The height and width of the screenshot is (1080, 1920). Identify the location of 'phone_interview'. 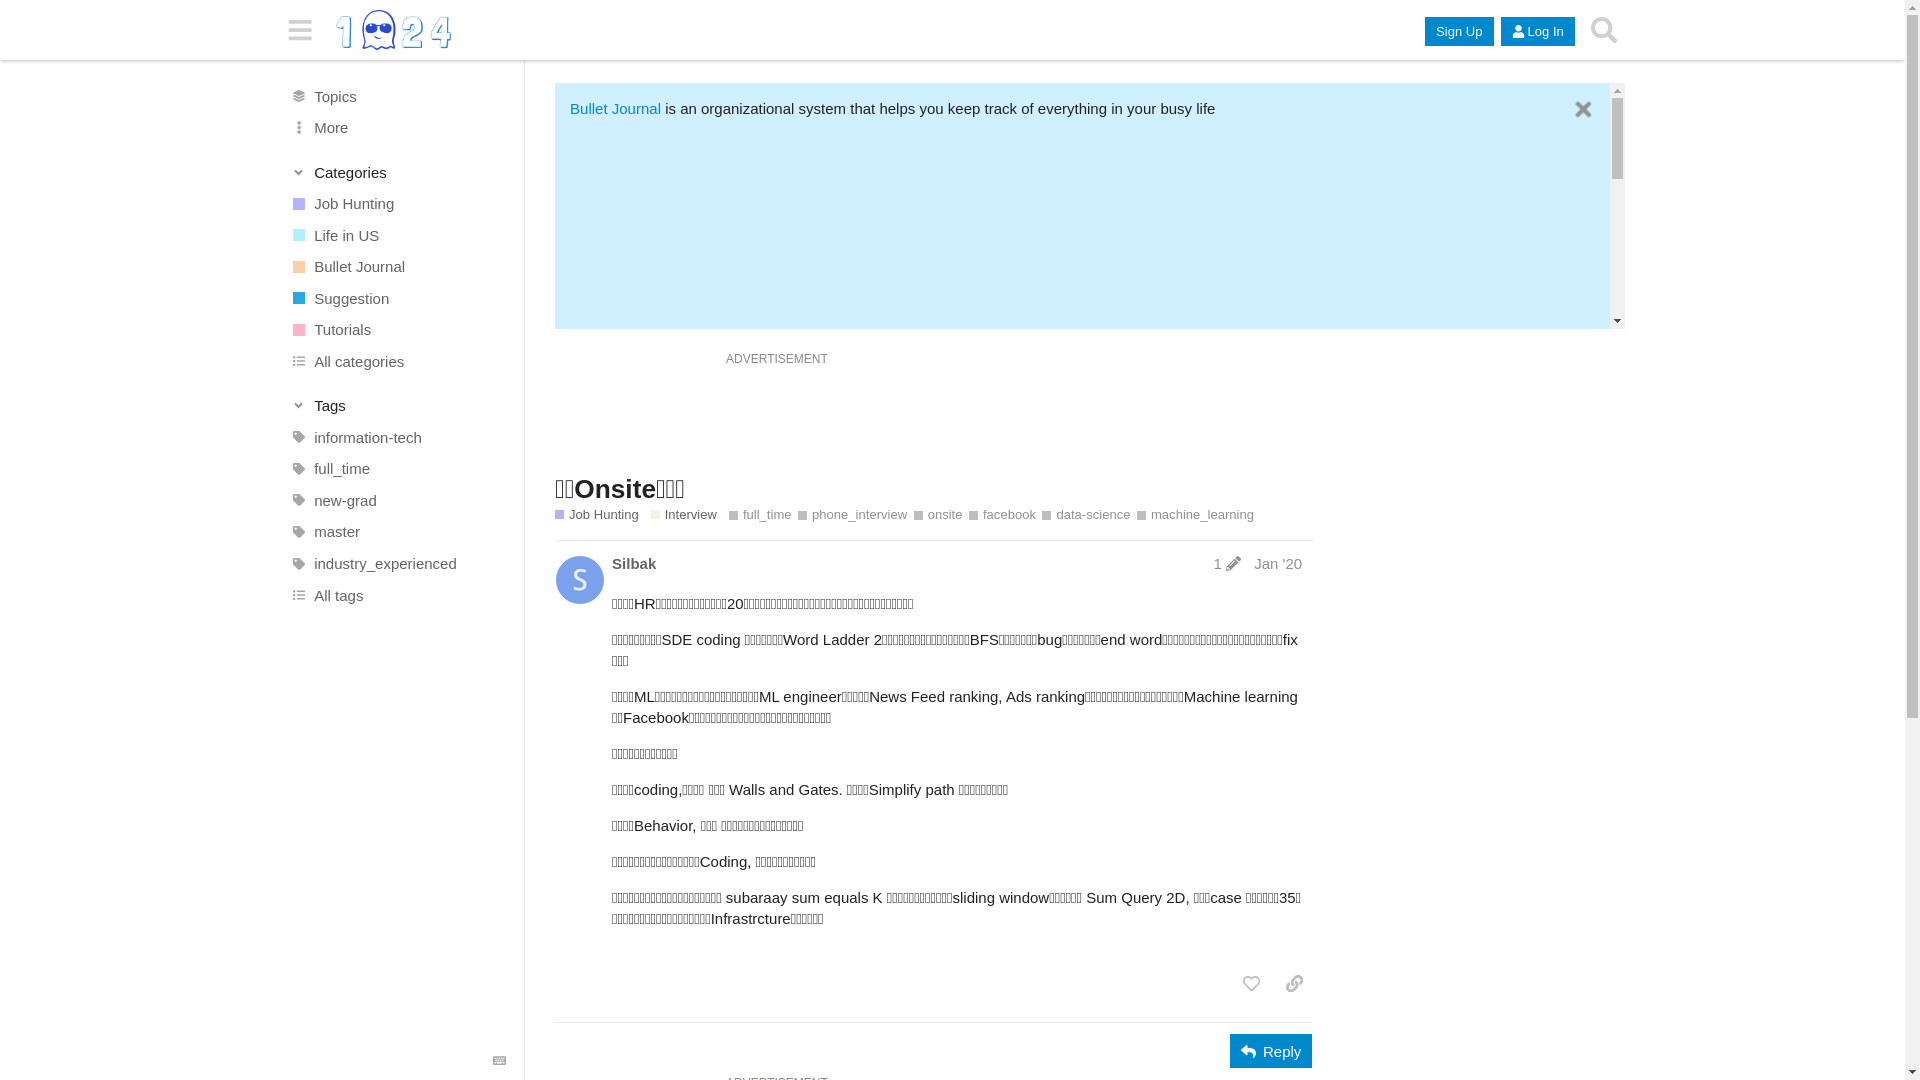
(852, 514).